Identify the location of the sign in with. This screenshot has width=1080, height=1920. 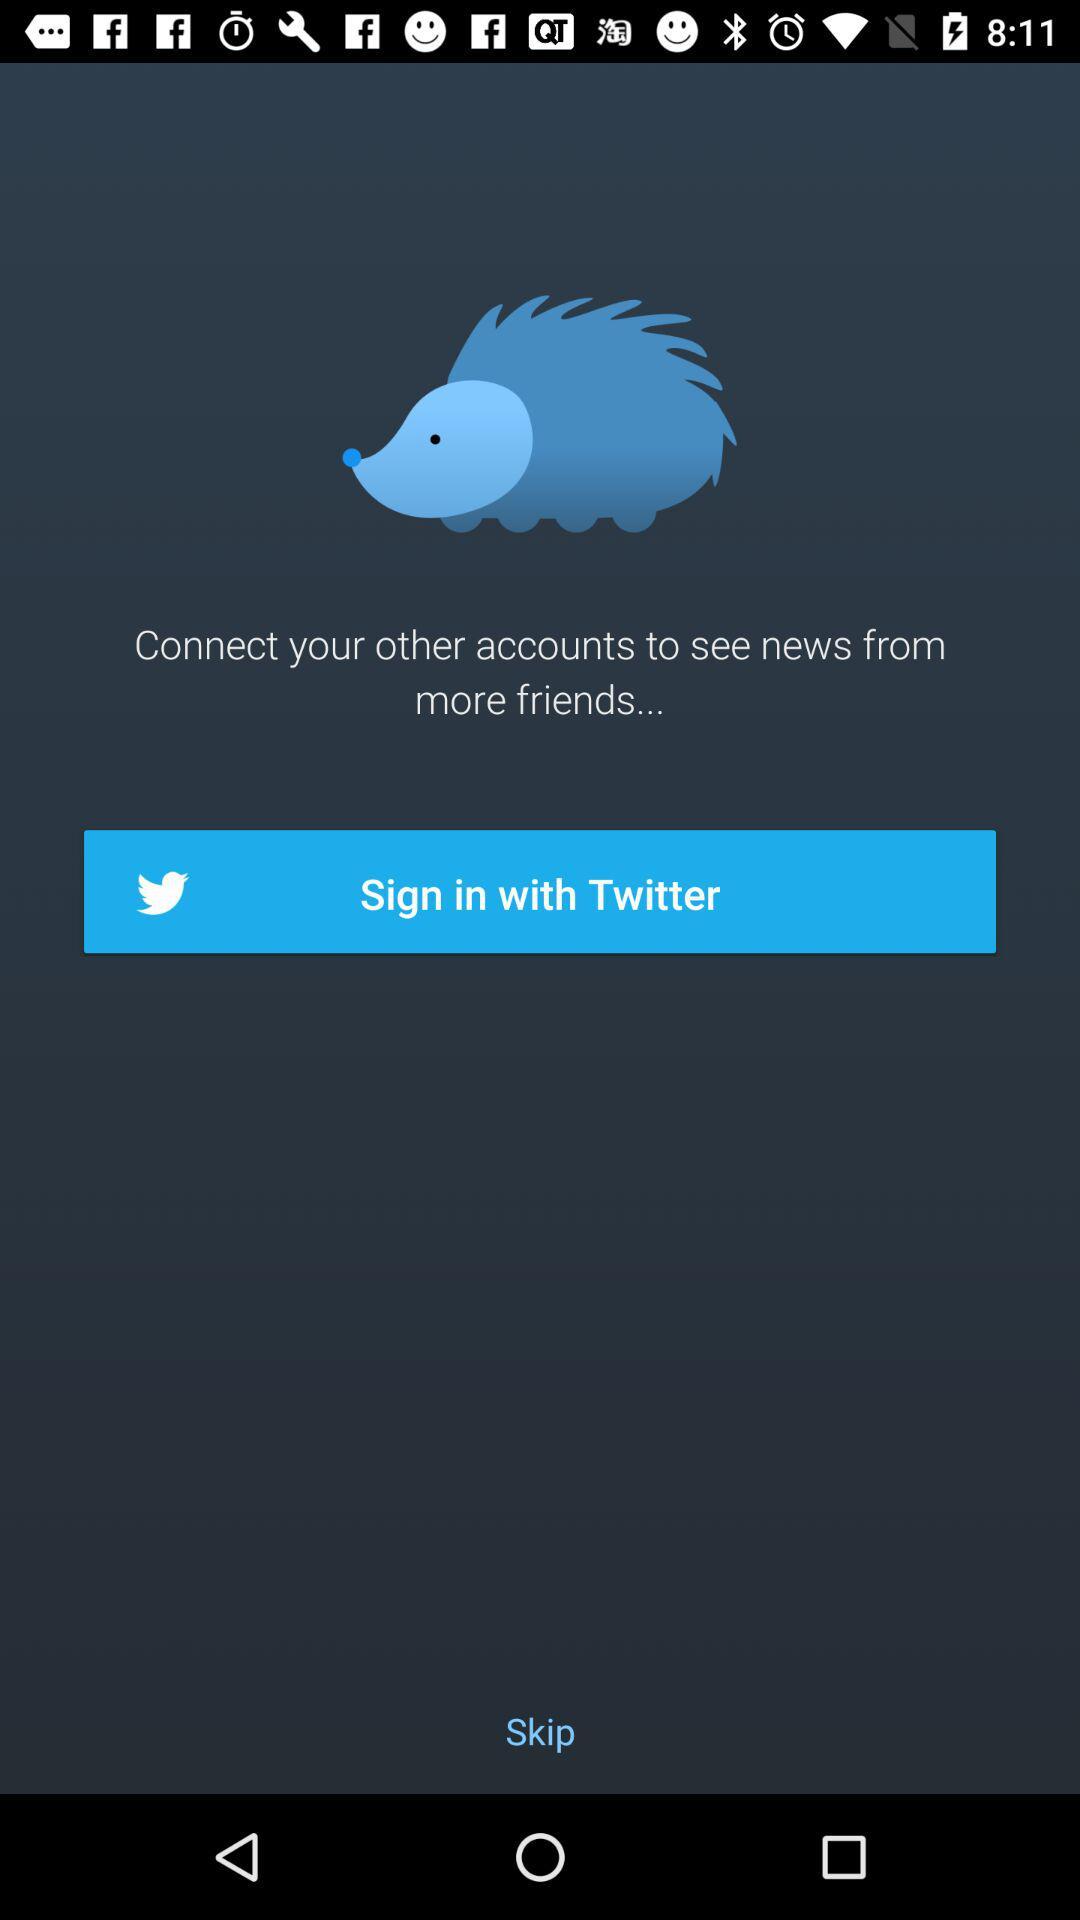
(540, 892).